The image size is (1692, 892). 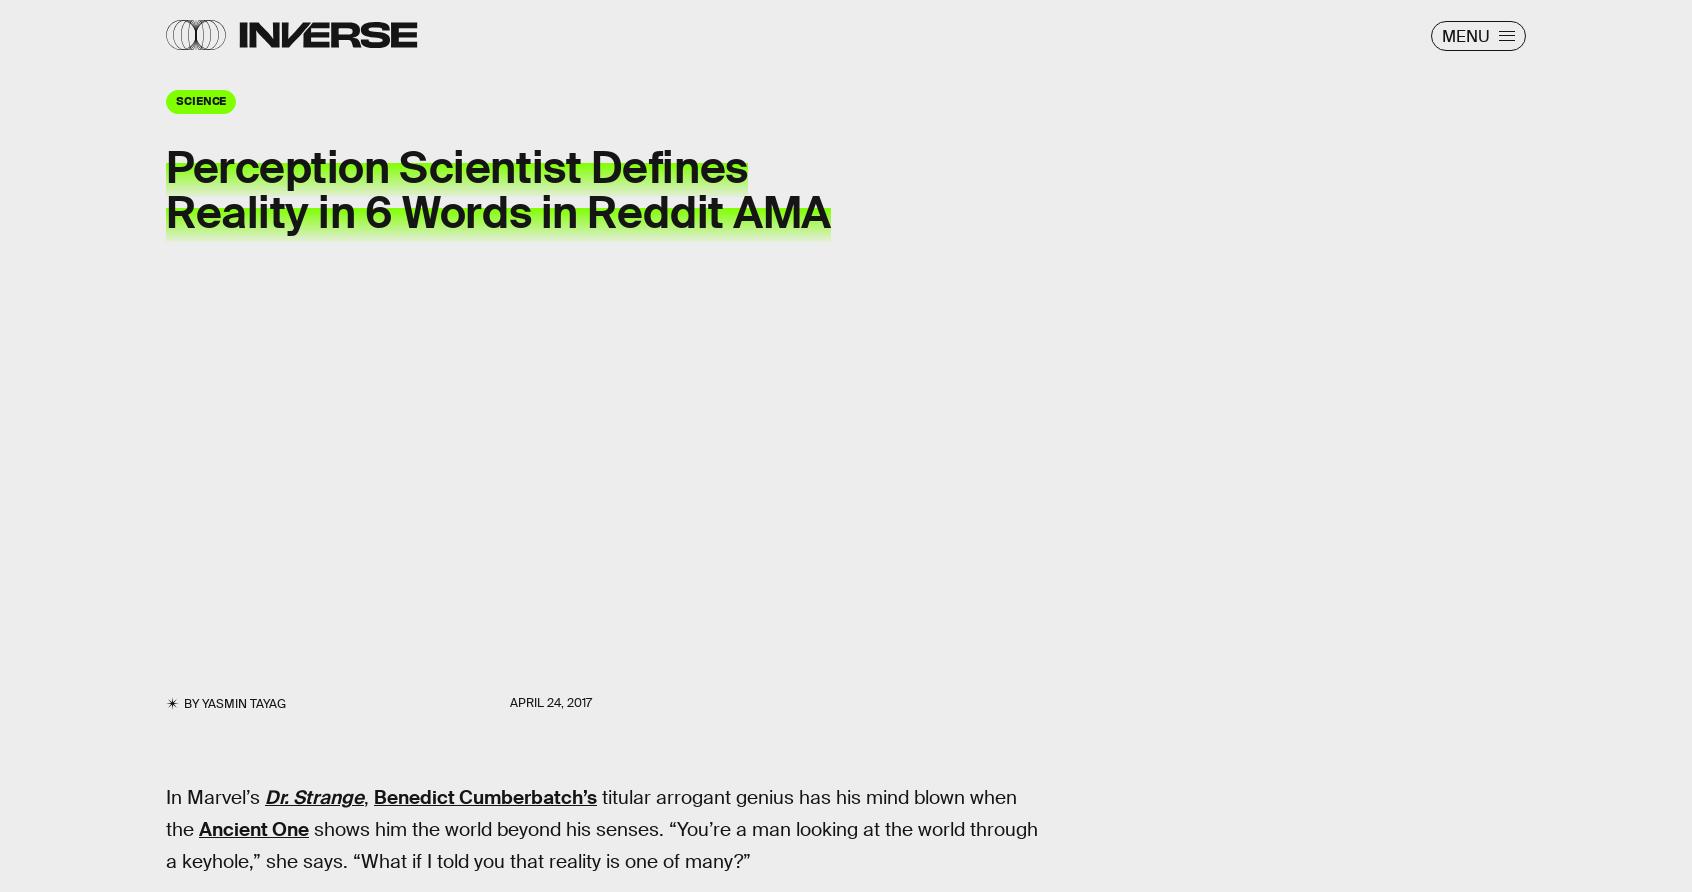 I want to click on 'Ancient One', so click(x=253, y=827).